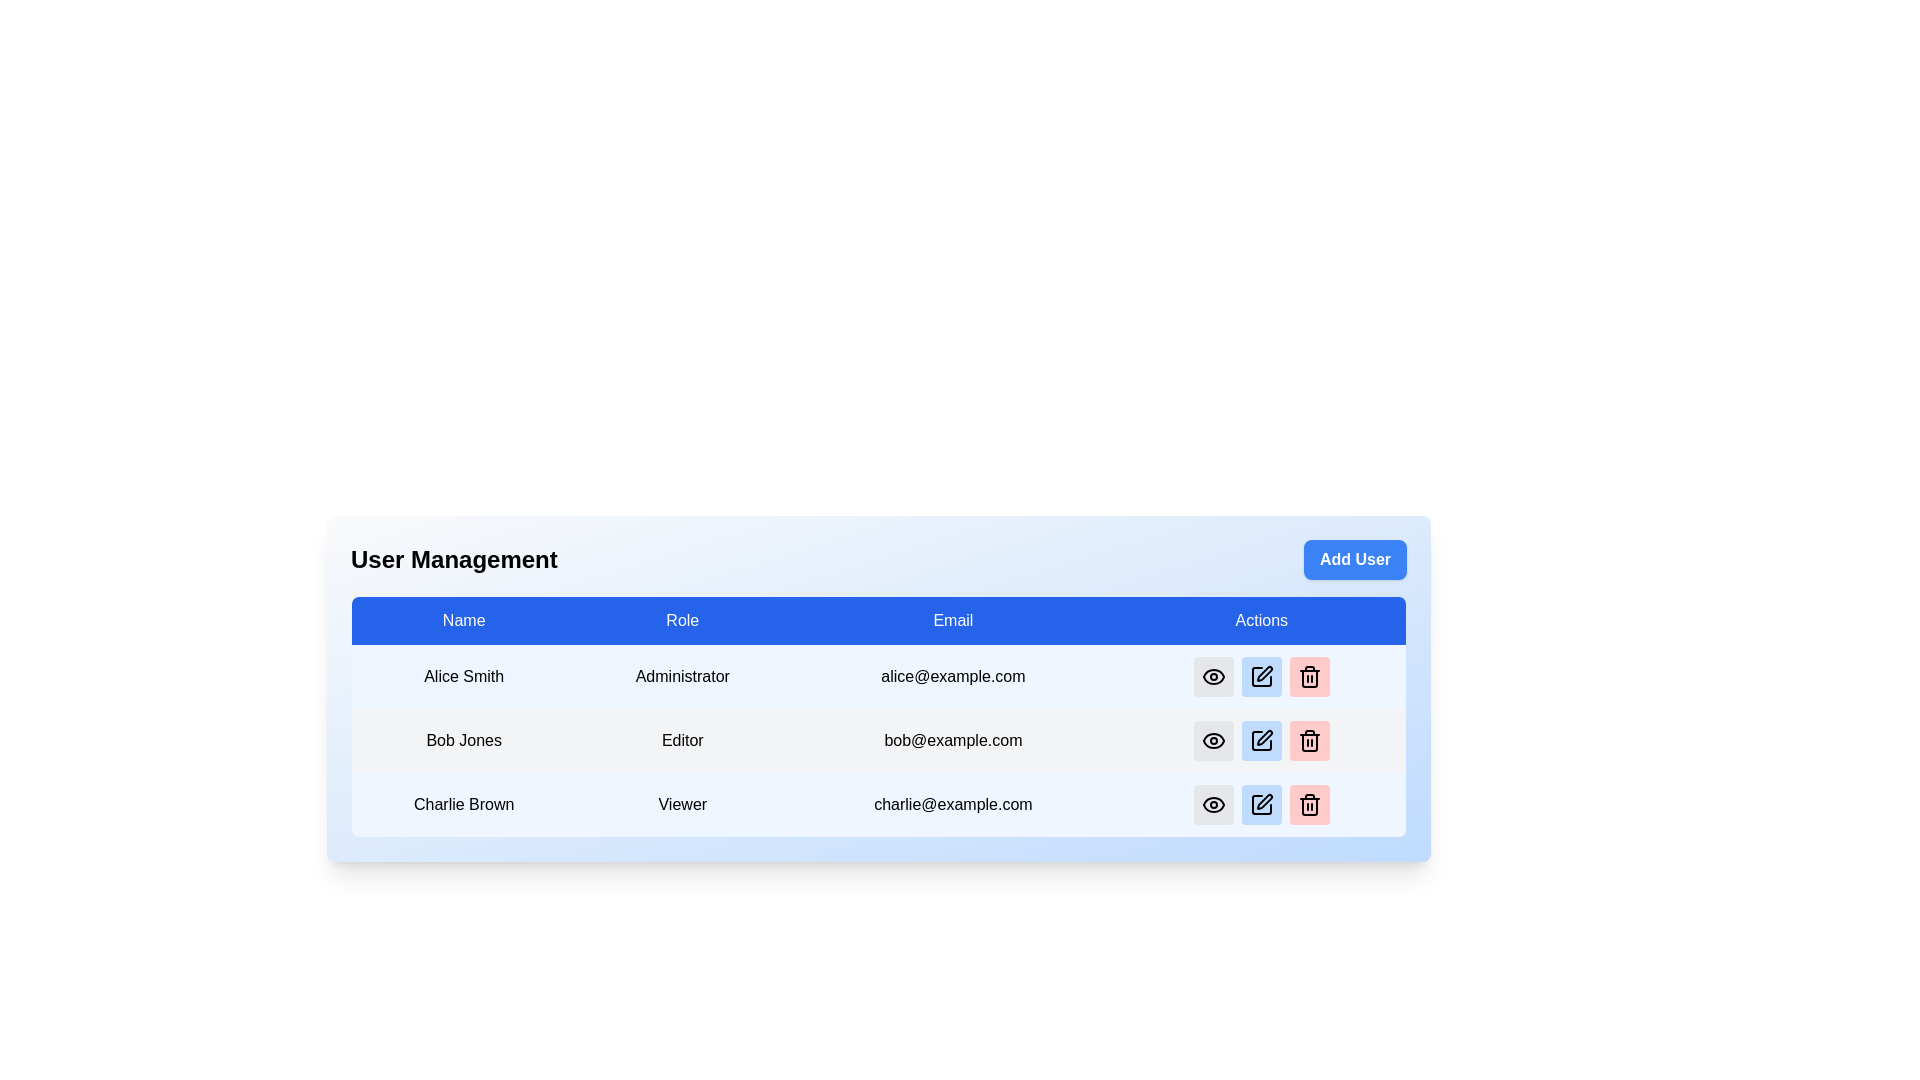 Image resolution: width=1920 pixels, height=1080 pixels. What do you see at coordinates (1260, 676) in the screenshot?
I see `the edit icon button located in the 'Actions' column of the first row in the user list table` at bounding box center [1260, 676].